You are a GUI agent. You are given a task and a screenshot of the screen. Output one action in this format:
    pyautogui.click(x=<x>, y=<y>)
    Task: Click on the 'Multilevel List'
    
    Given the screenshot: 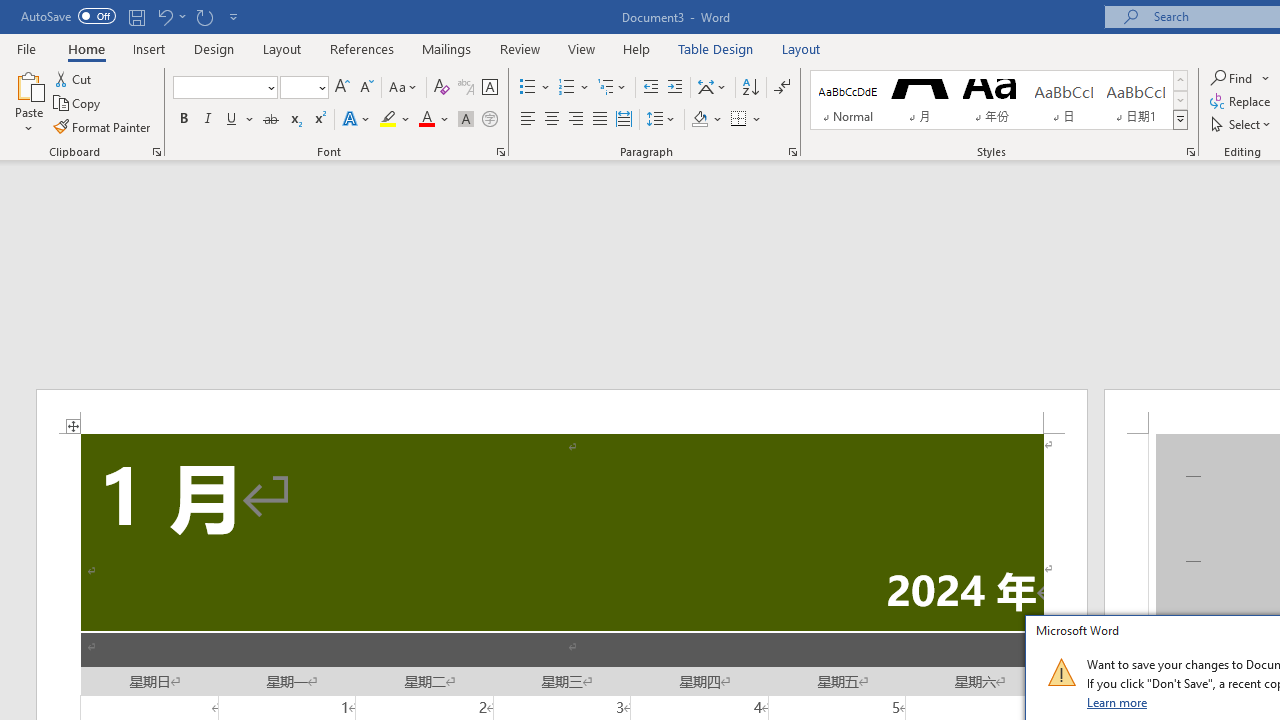 What is the action you would take?
    pyautogui.click(x=612, y=86)
    